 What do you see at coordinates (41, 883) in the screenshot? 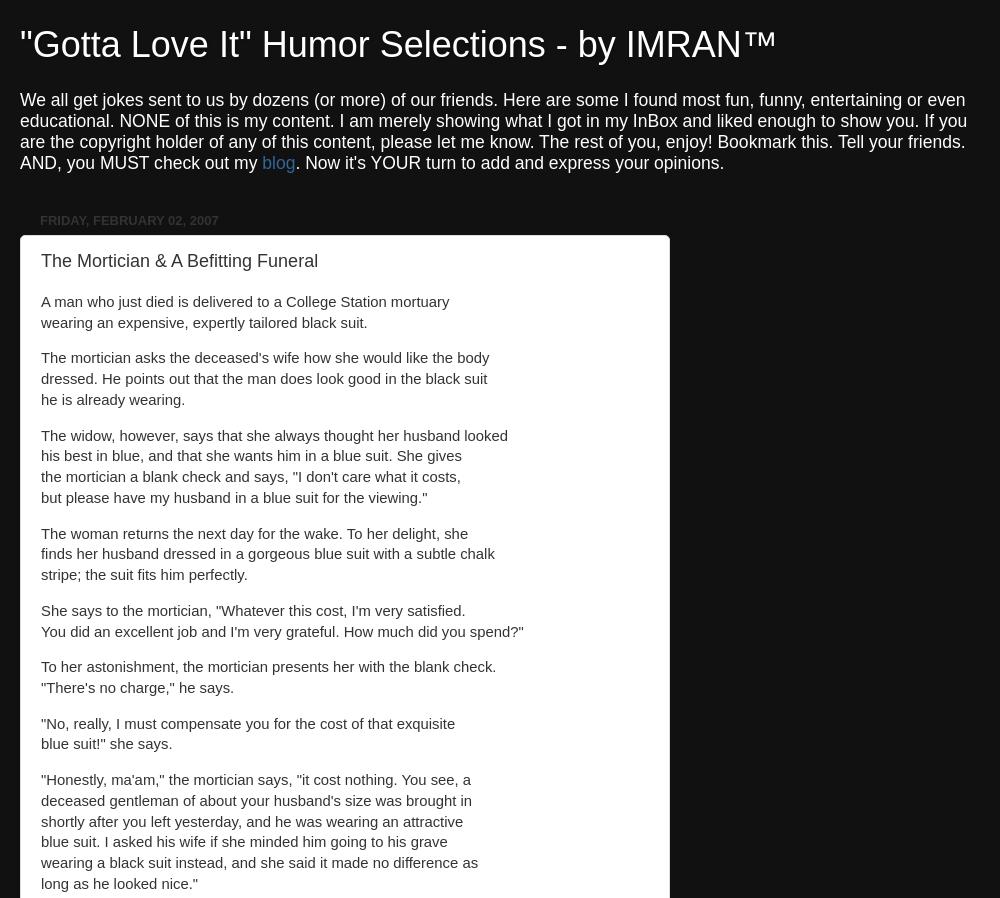
I see `'long as he looked nice."'` at bounding box center [41, 883].